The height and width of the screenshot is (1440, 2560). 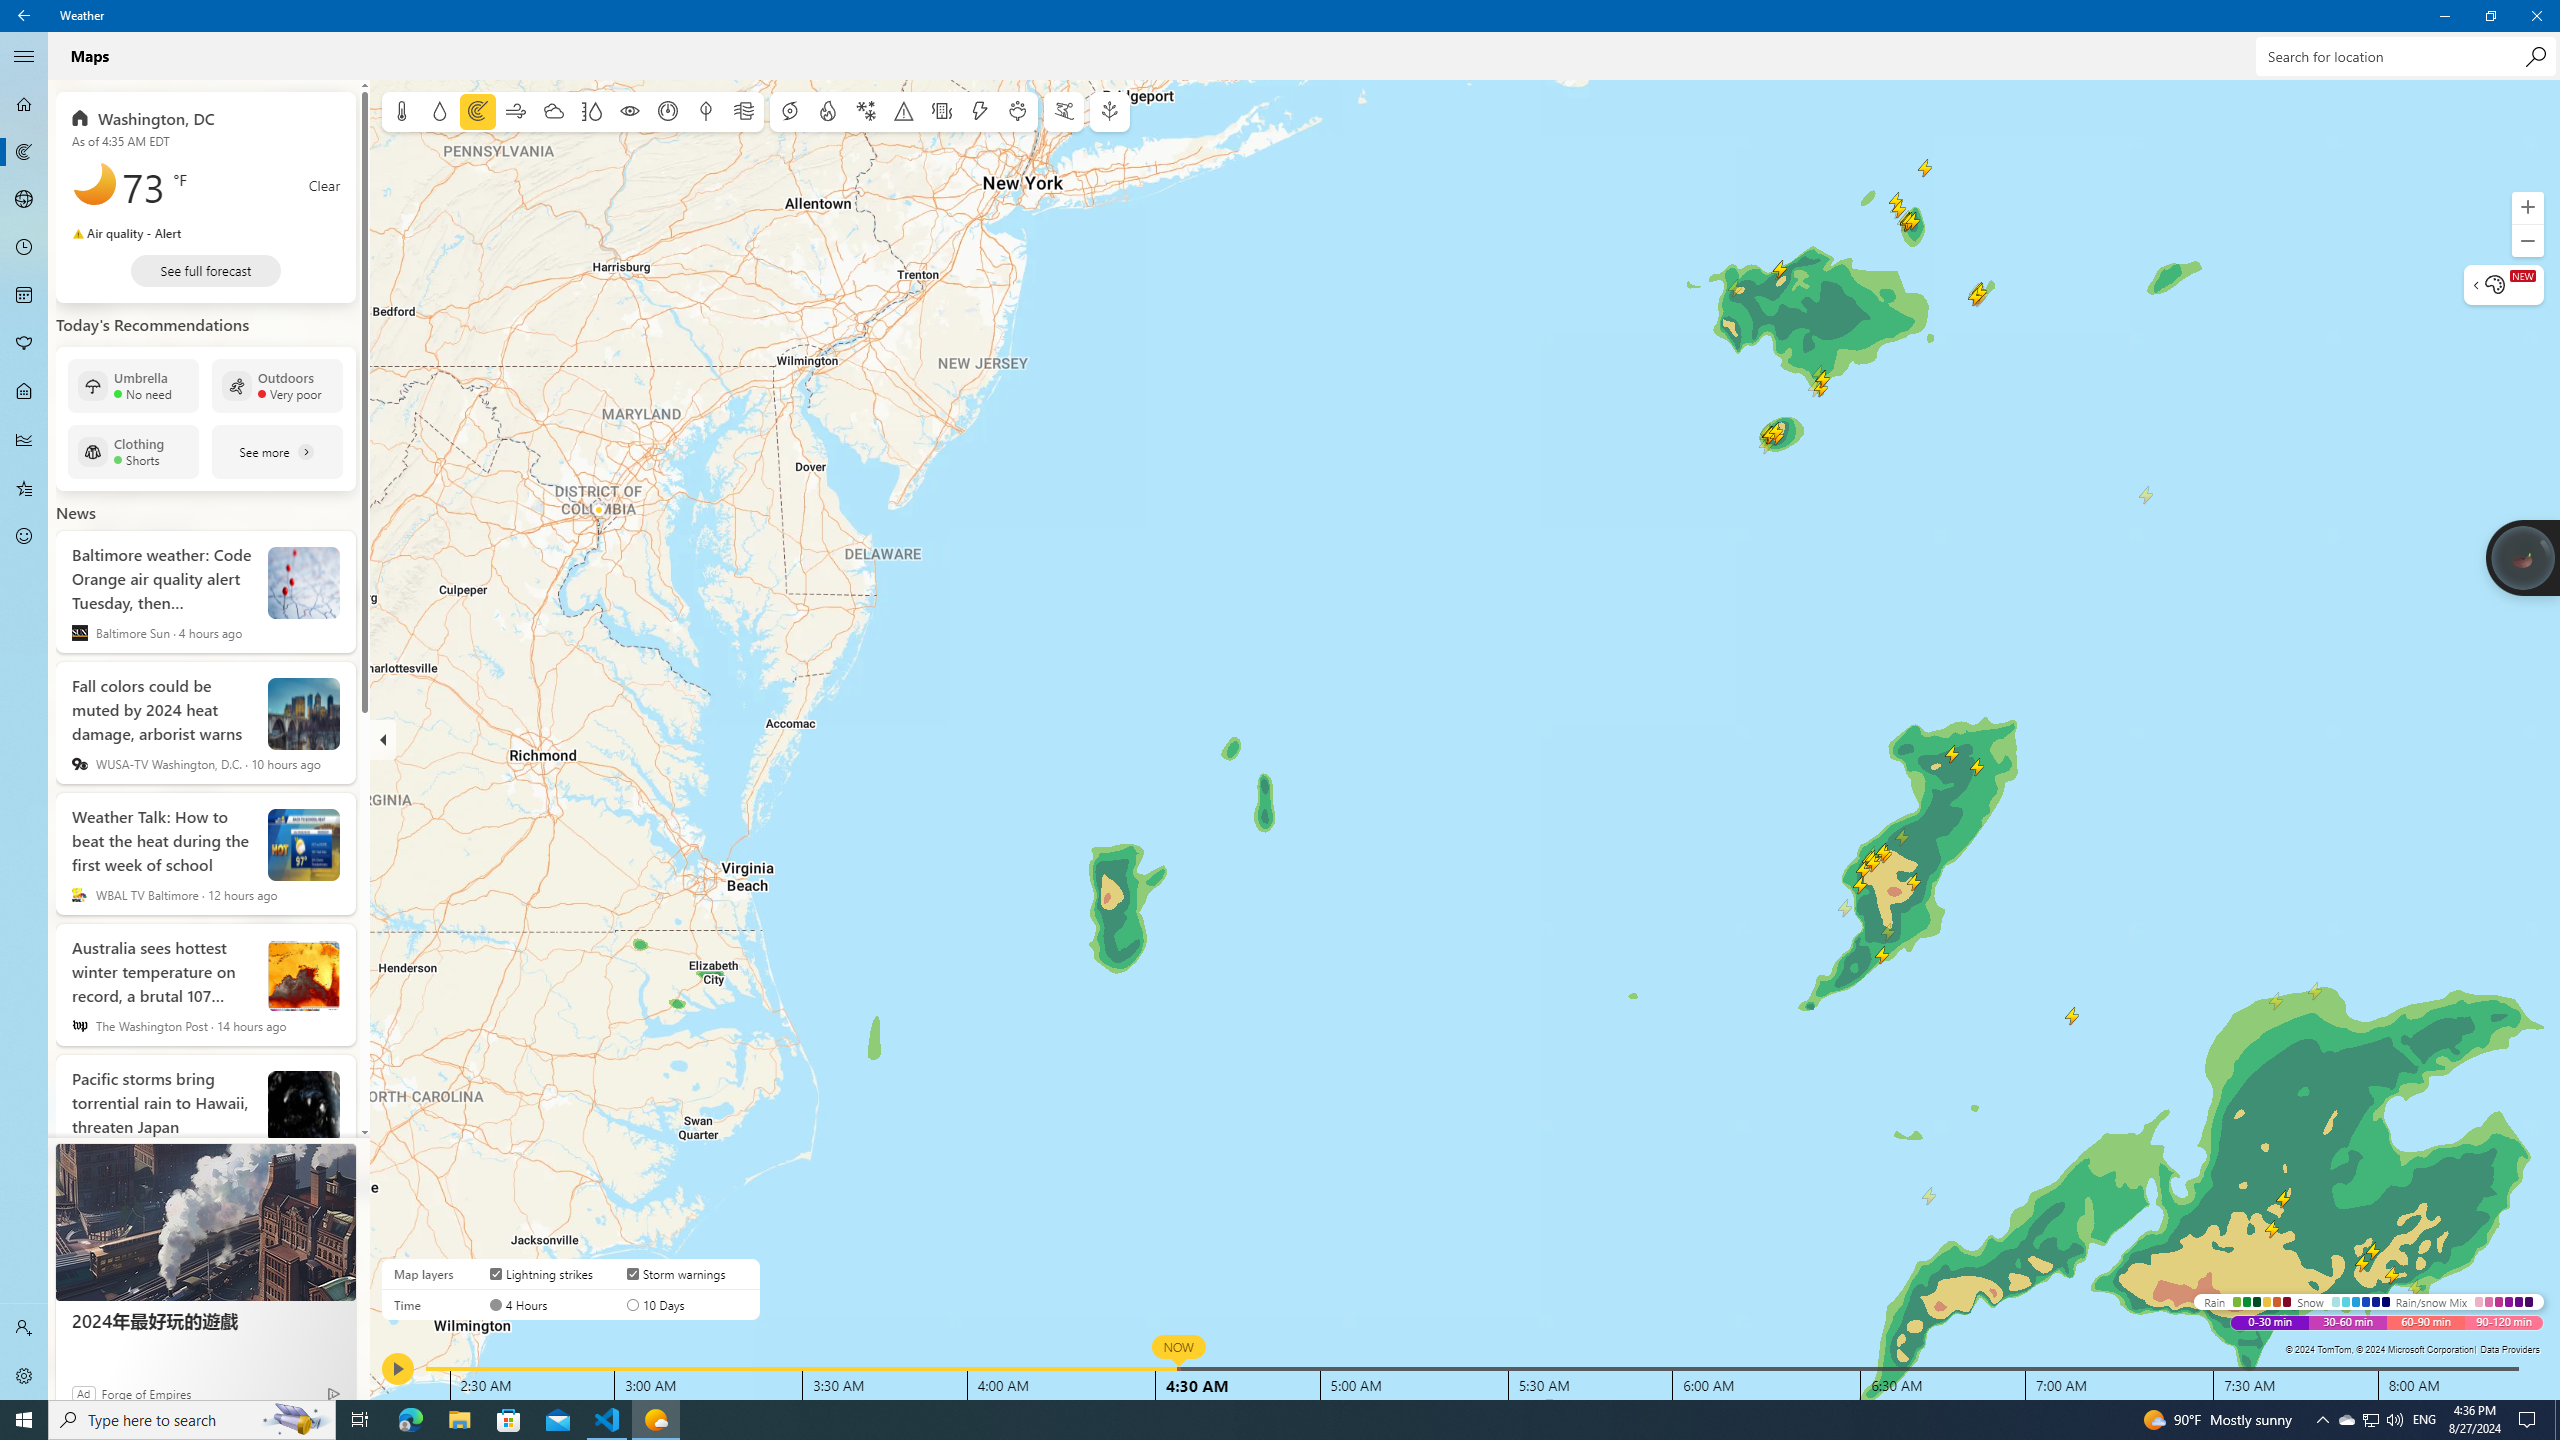 I want to click on 'Collapse Navigation', so click(x=24, y=55).